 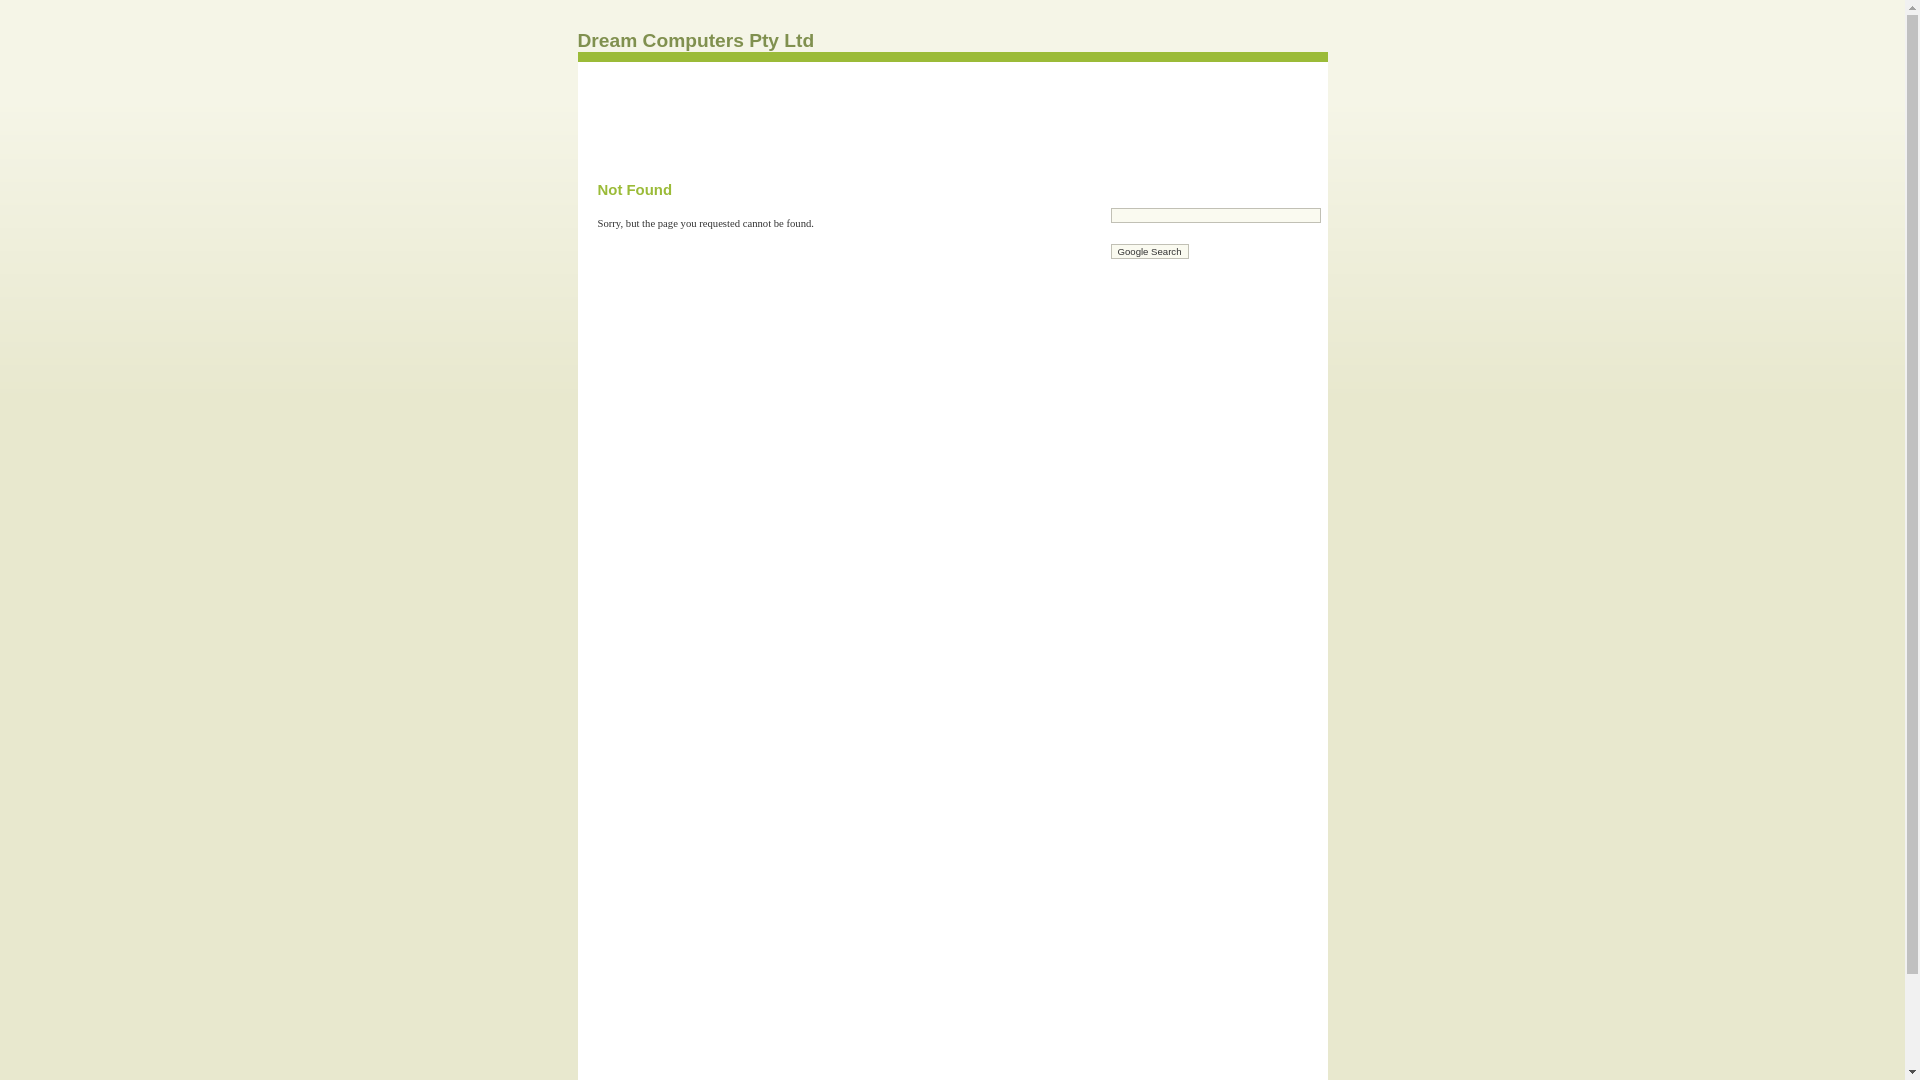 What do you see at coordinates (696, 40) in the screenshot?
I see `'Dream Computers Pty Ltd'` at bounding box center [696, 40].